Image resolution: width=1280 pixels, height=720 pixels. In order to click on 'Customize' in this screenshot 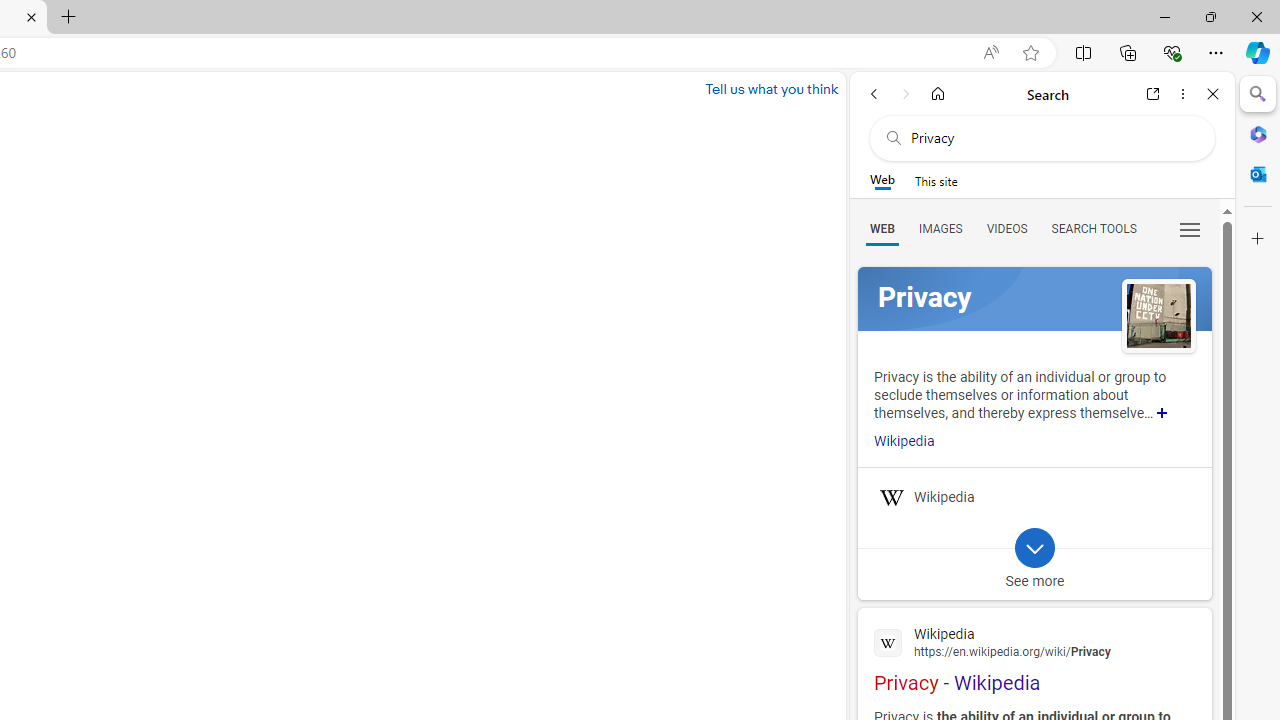, I will do `click(1257, 238)`.